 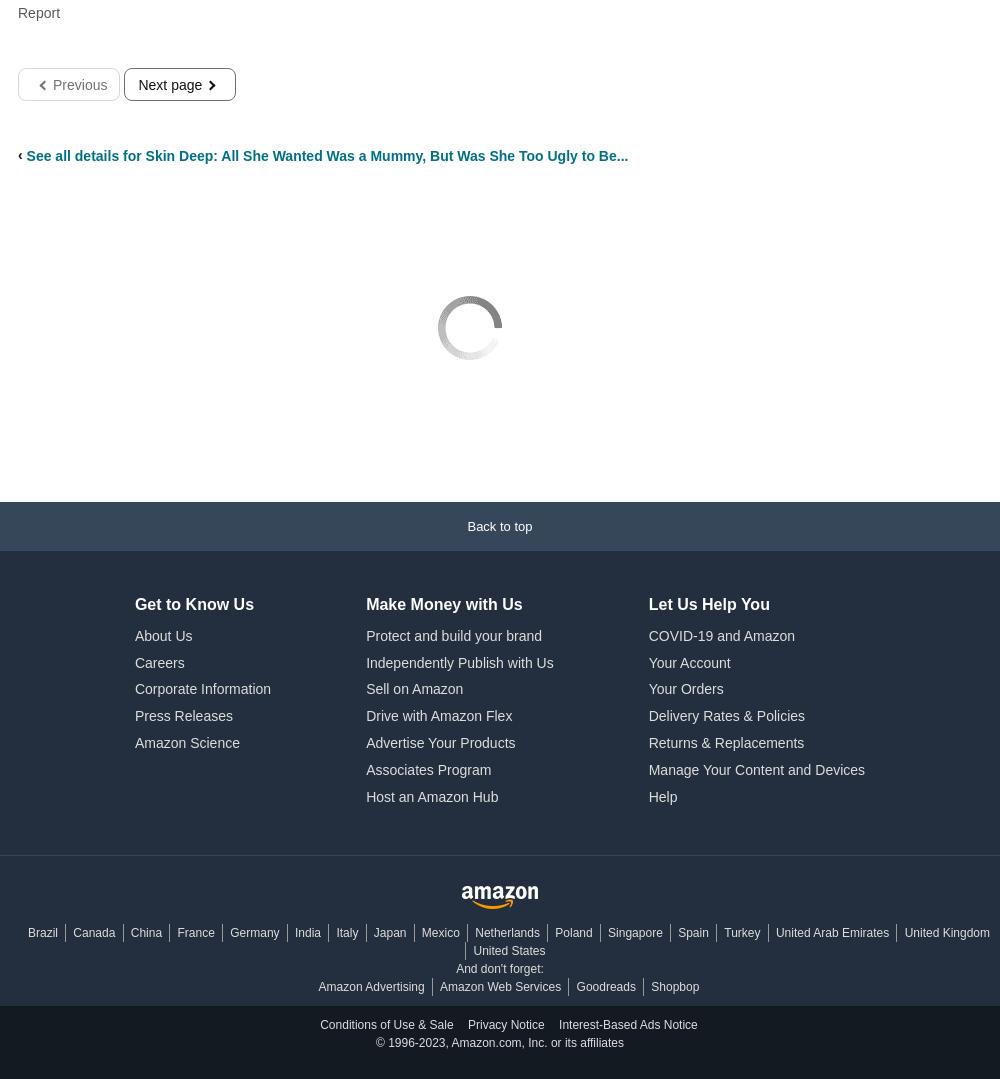 I want to click on 'Delivery Rates & Policies', so click(x=648, y=715).